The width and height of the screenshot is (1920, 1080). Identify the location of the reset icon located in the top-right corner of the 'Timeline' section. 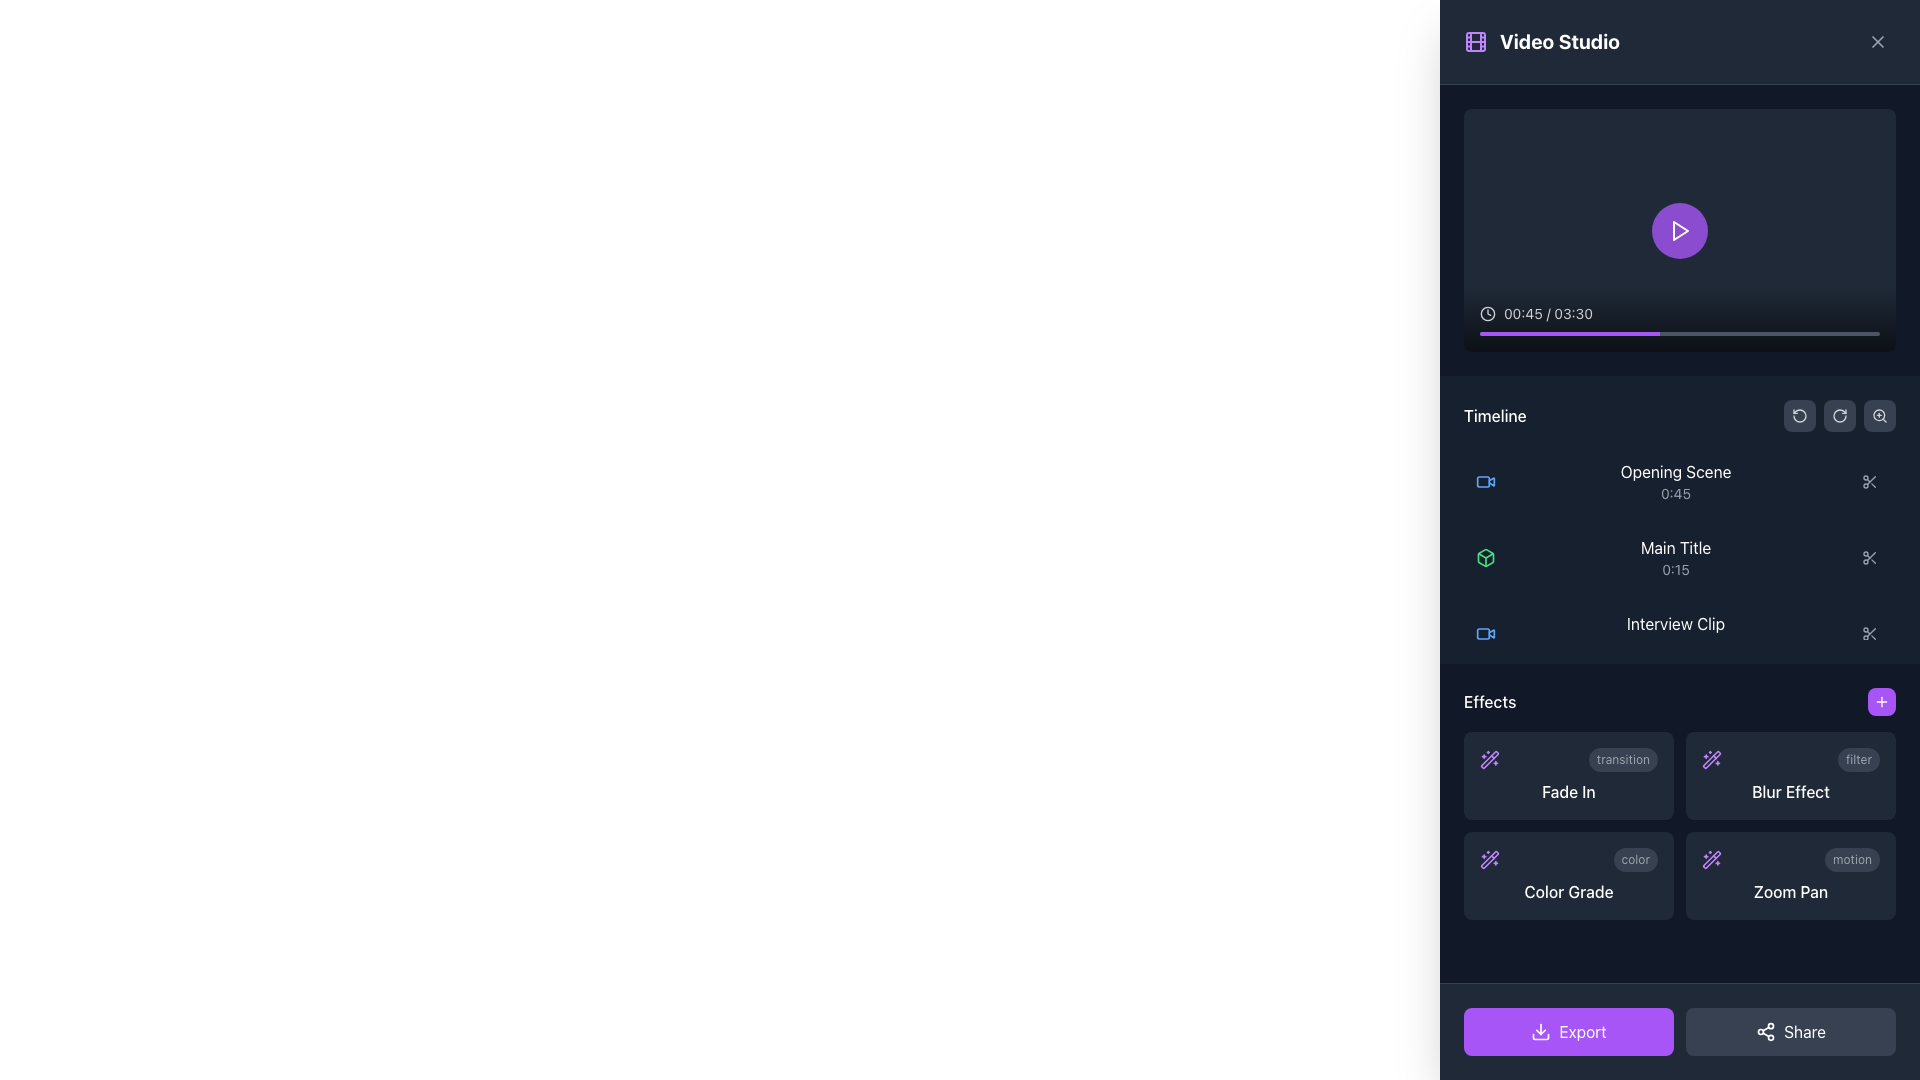
(1800, 415).